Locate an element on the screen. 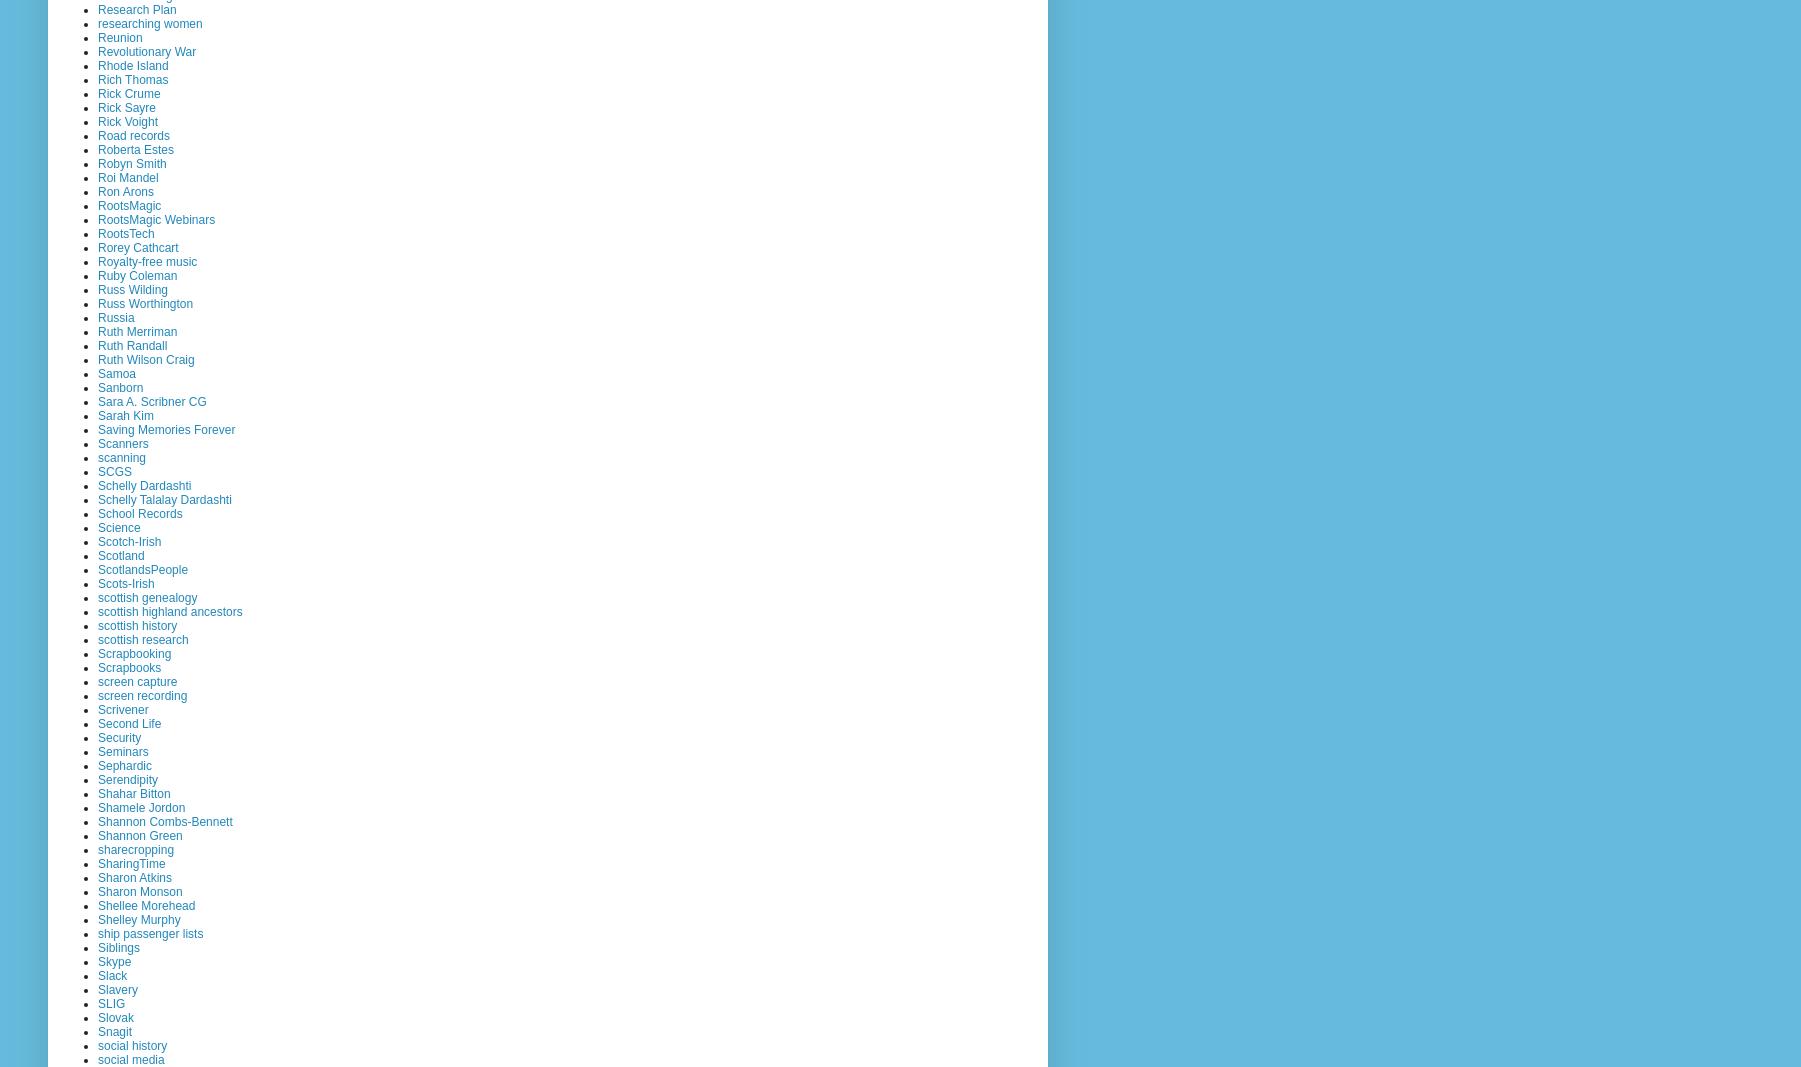 Image resolution: width=1801 pixels, height=1067 pixels. 'sharecropping' is located at coordinates (135, 848).